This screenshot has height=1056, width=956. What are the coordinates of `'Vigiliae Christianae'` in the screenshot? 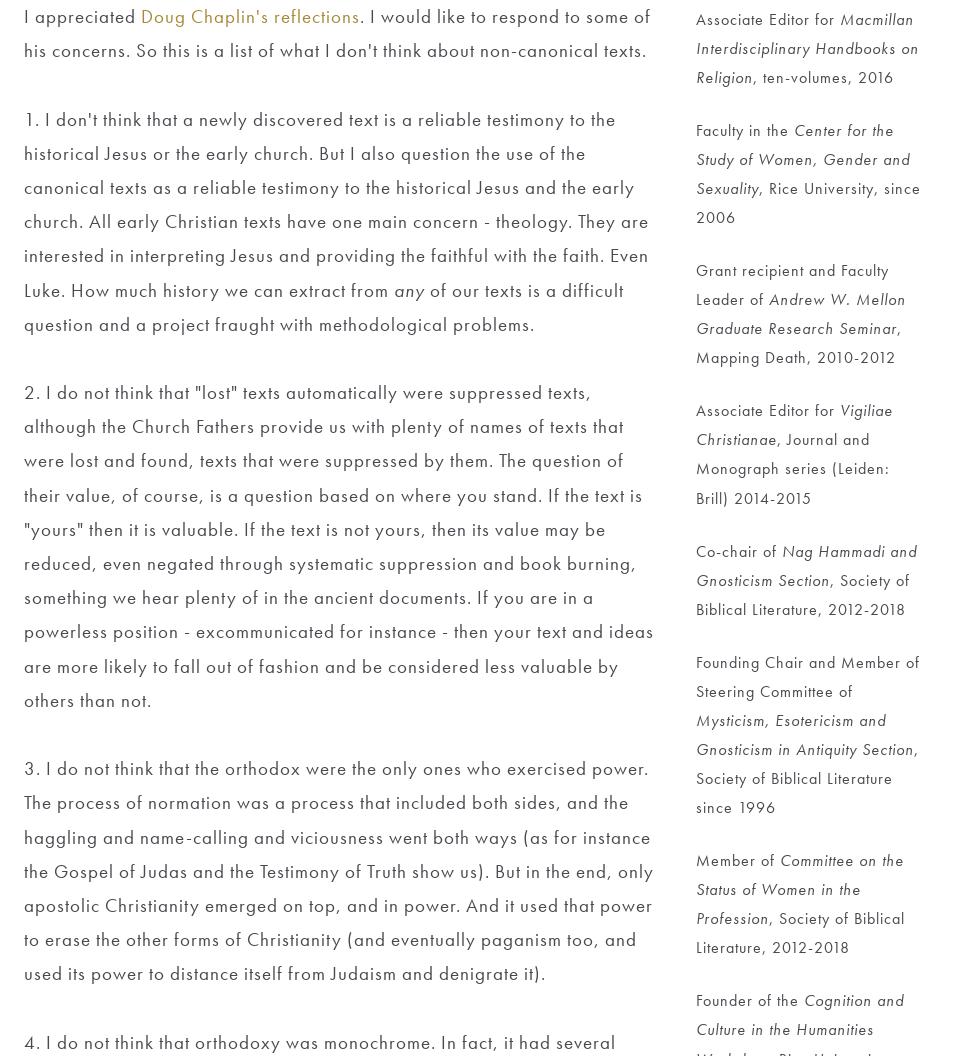 It's located at (796, 425).